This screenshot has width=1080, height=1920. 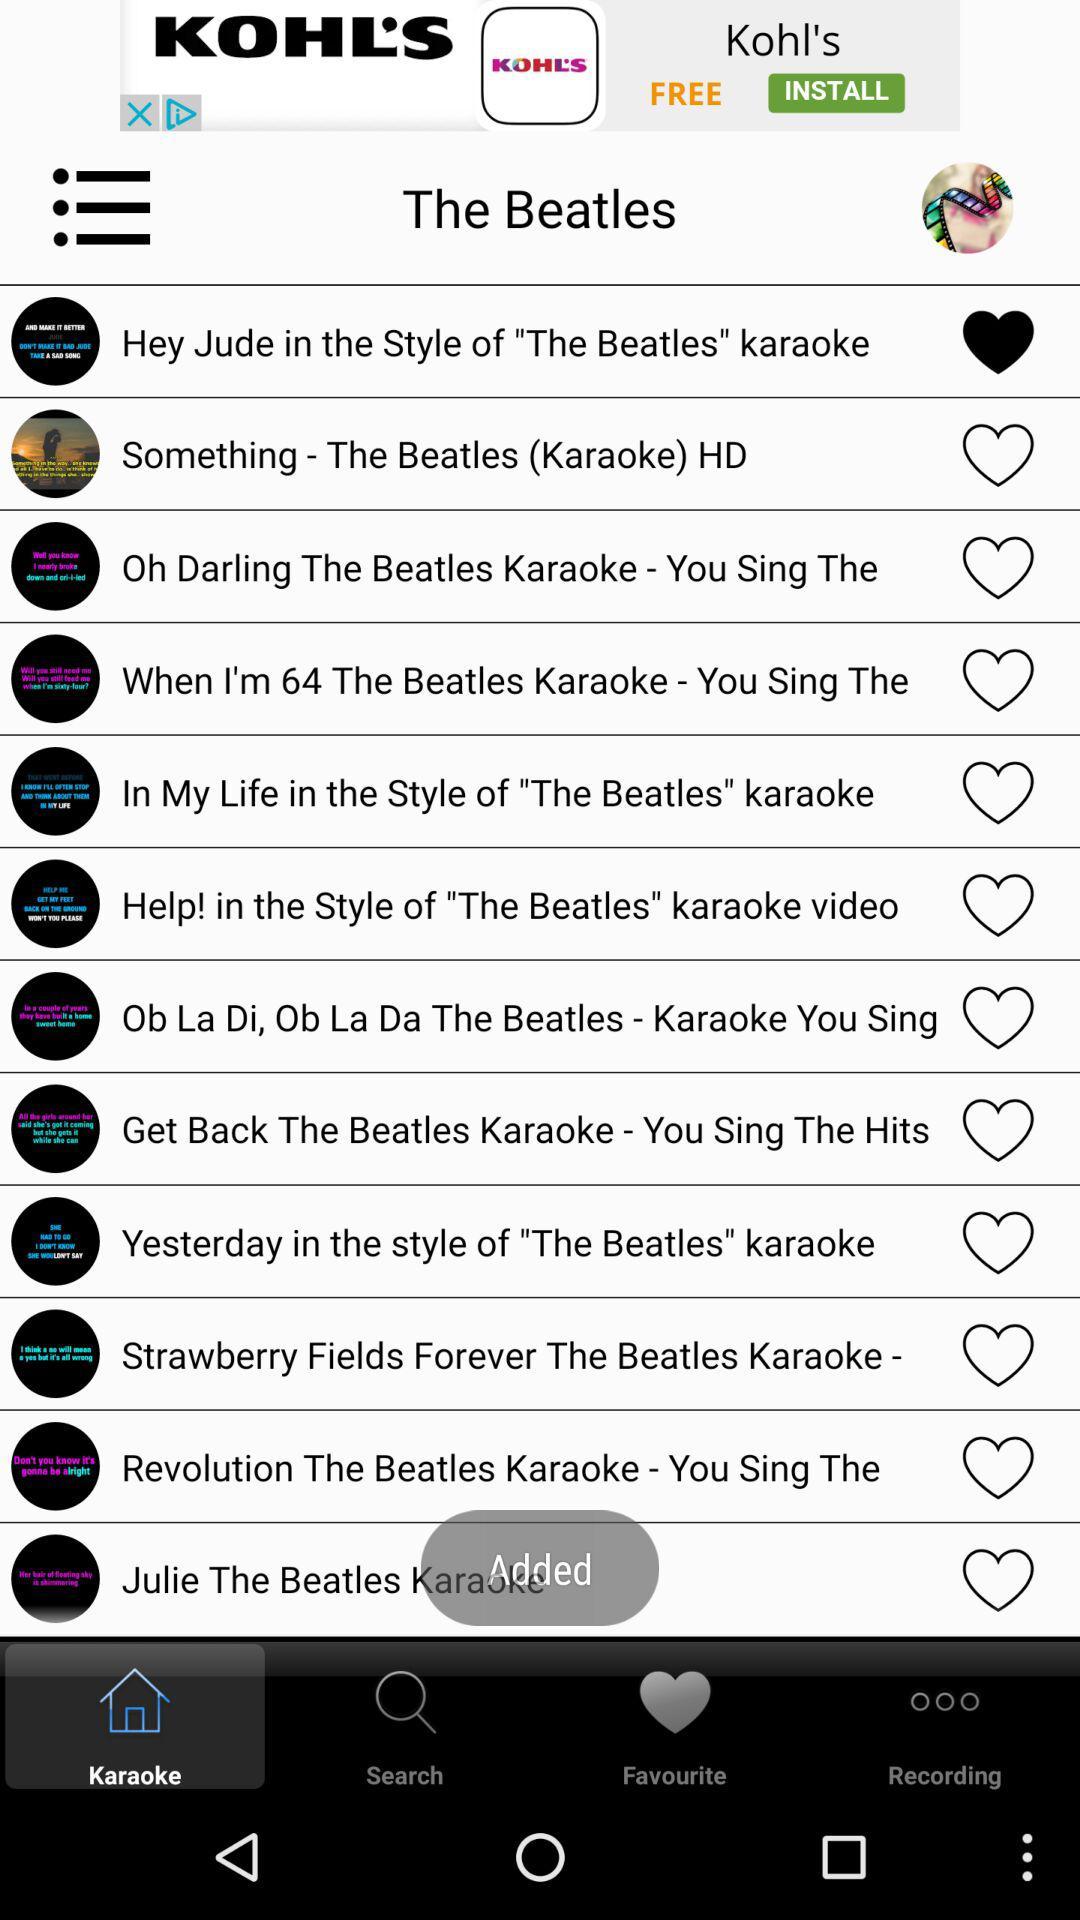 I want to click on to favorites, so click(x=998, y=1016).